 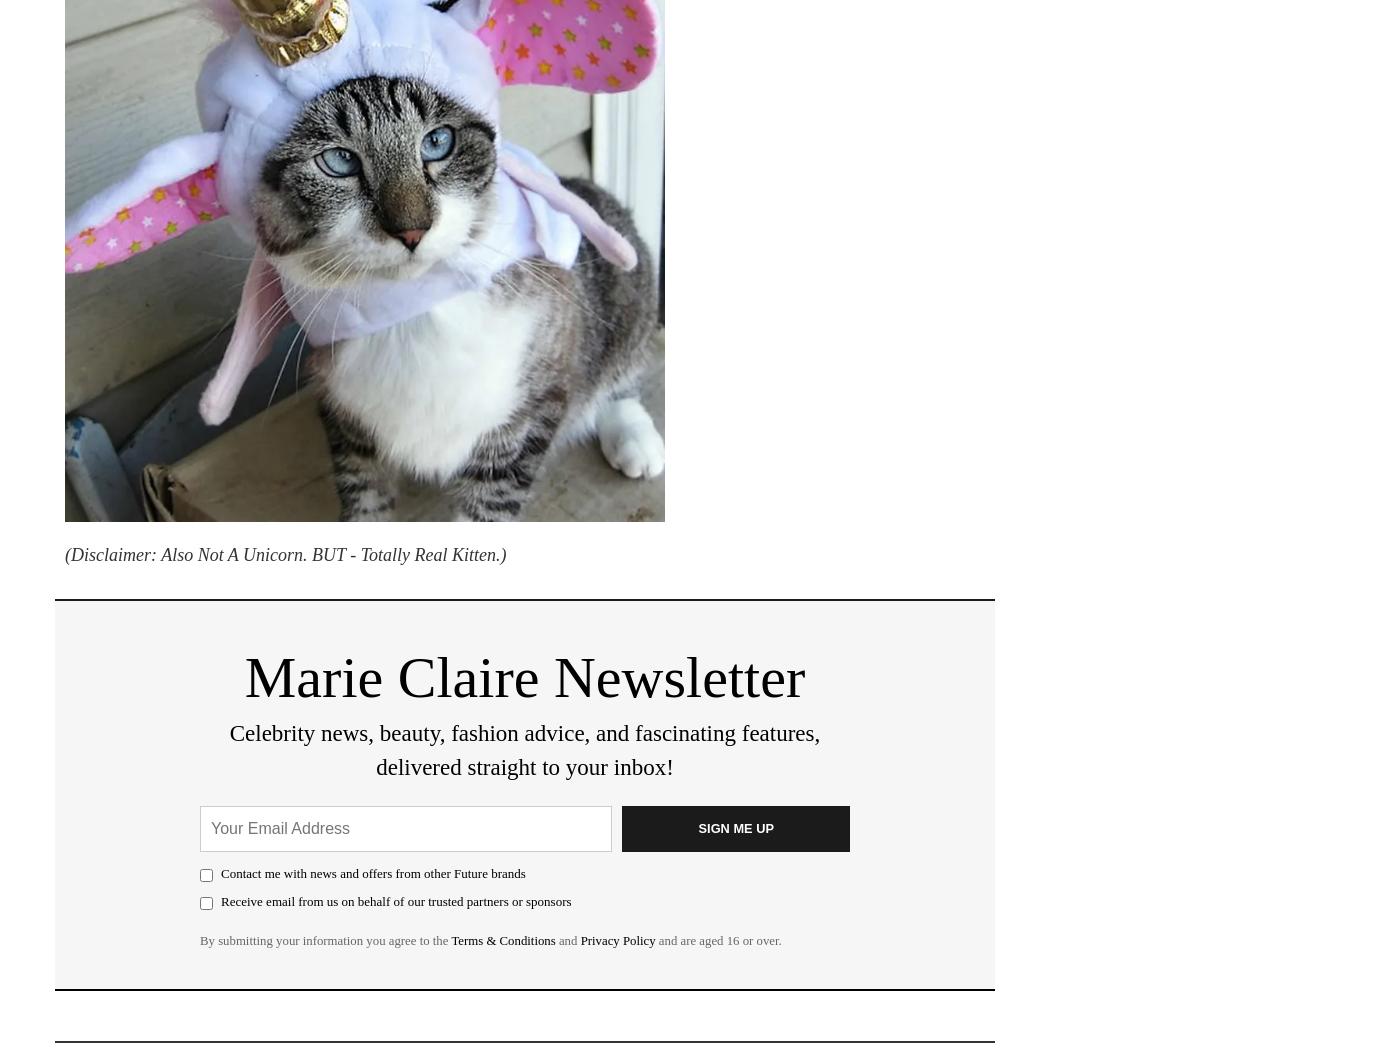 I want to click on 'and are aged 16 or over.', so click(x=718, y=938).